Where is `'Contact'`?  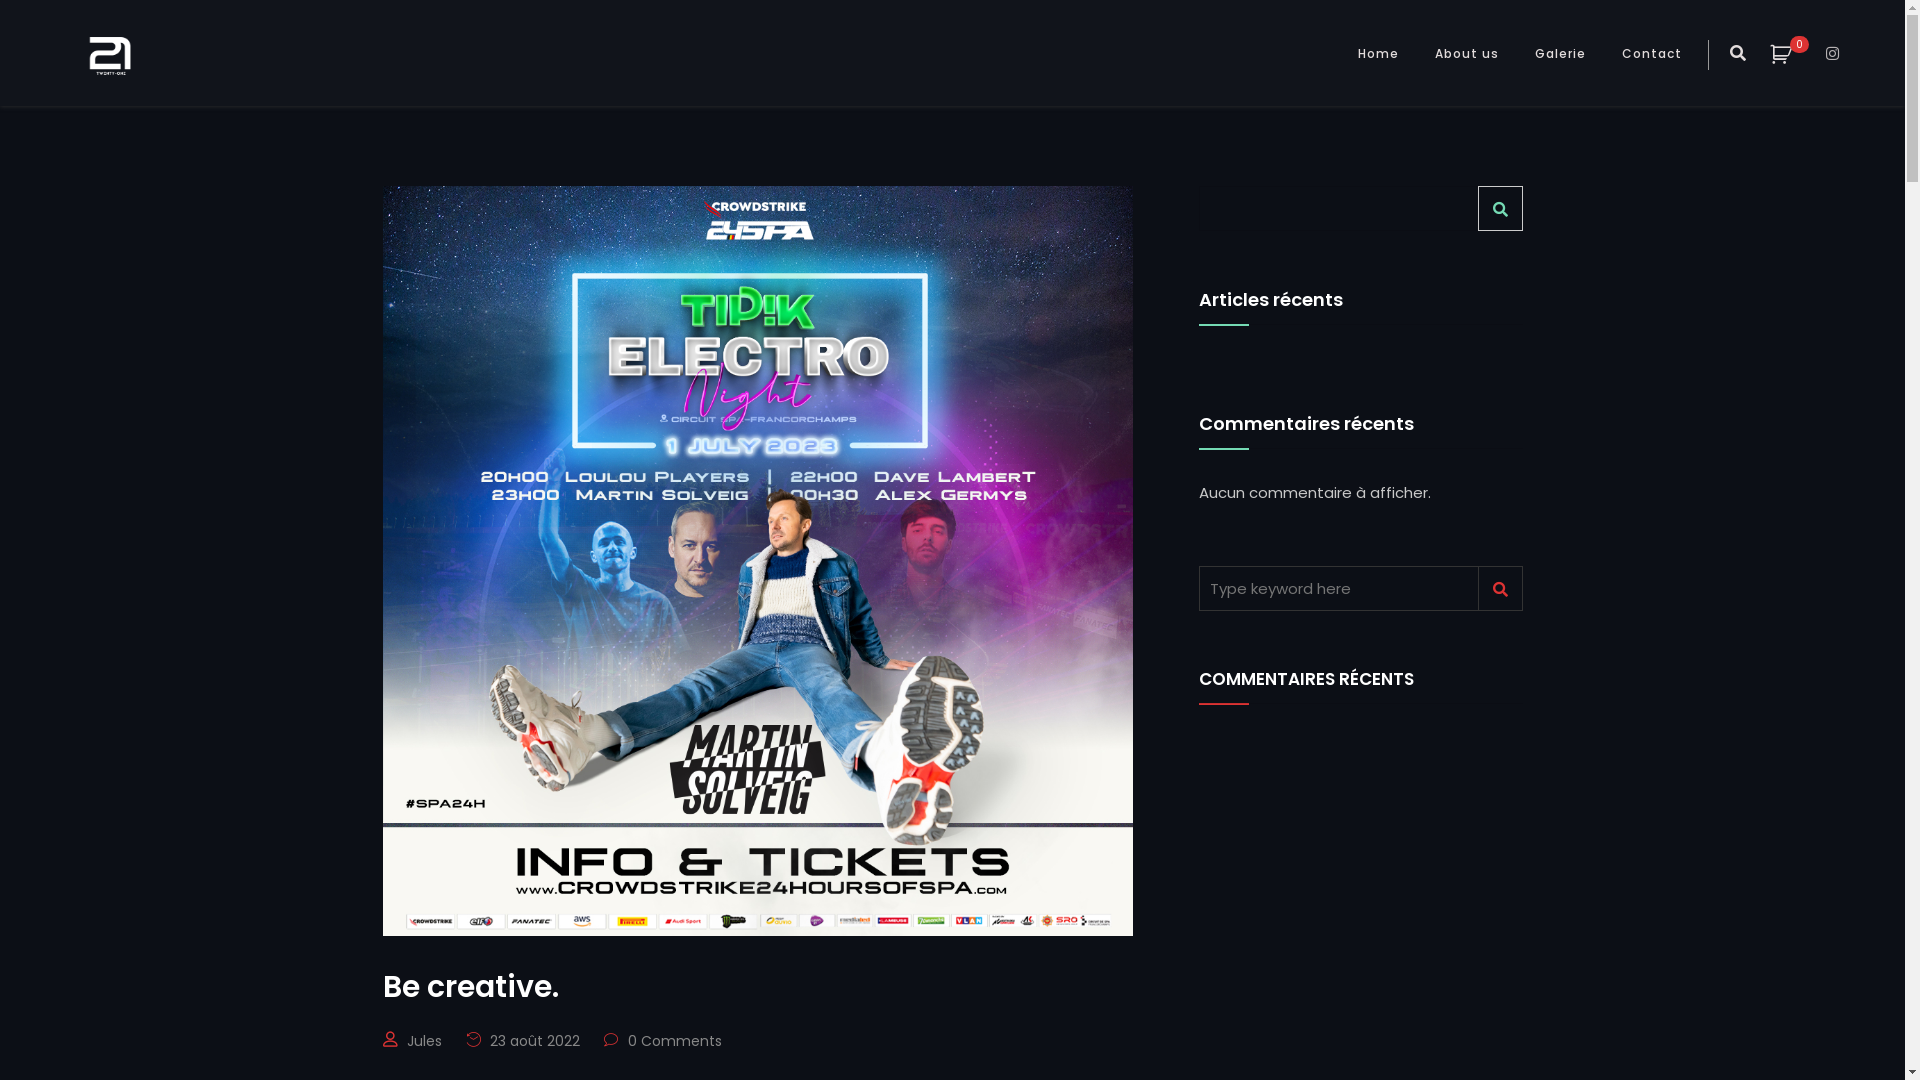
'Contact' is located at coordinates (1603, 51).